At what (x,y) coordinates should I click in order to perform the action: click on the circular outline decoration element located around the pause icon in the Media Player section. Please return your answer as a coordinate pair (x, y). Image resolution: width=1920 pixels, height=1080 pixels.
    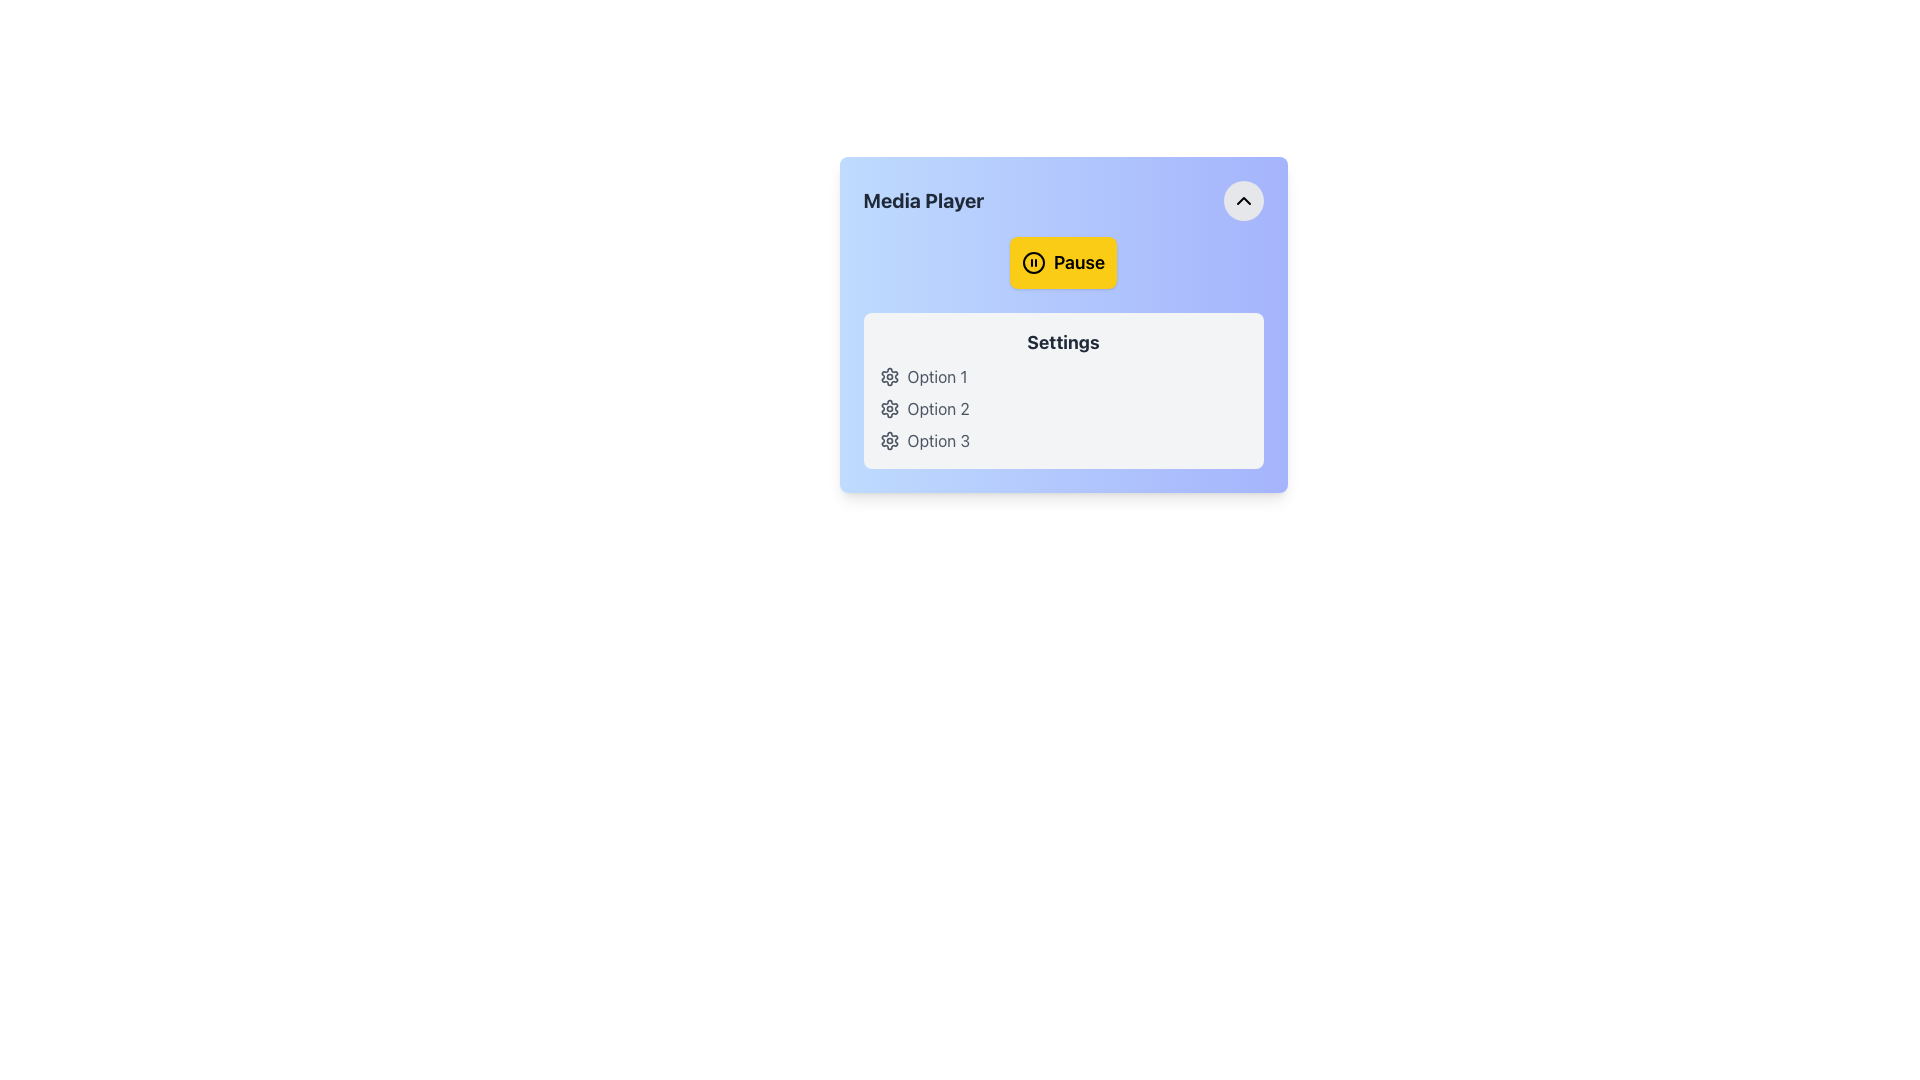
    Looking at the image, I should click on (1033, 261).